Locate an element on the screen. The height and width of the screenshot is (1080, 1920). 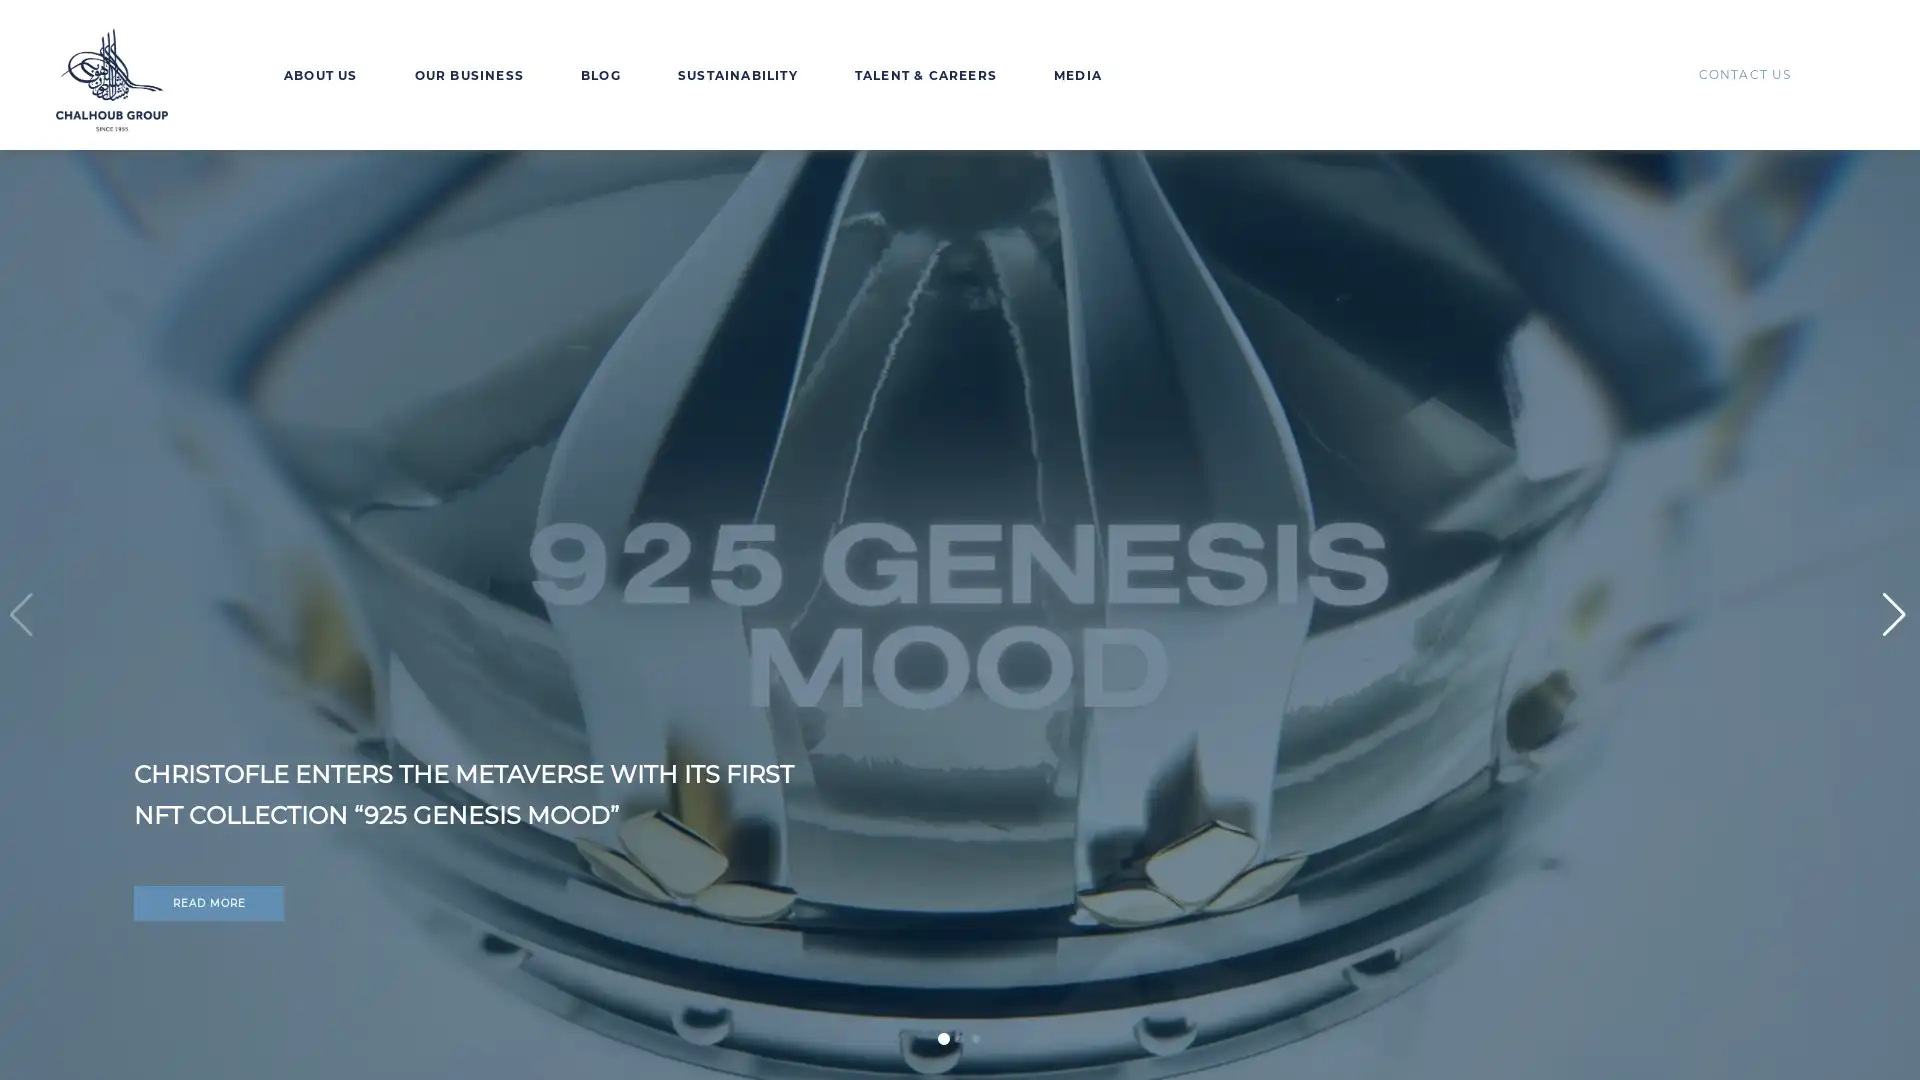
Go to slide 2 is located at coordinates (960, 1037).